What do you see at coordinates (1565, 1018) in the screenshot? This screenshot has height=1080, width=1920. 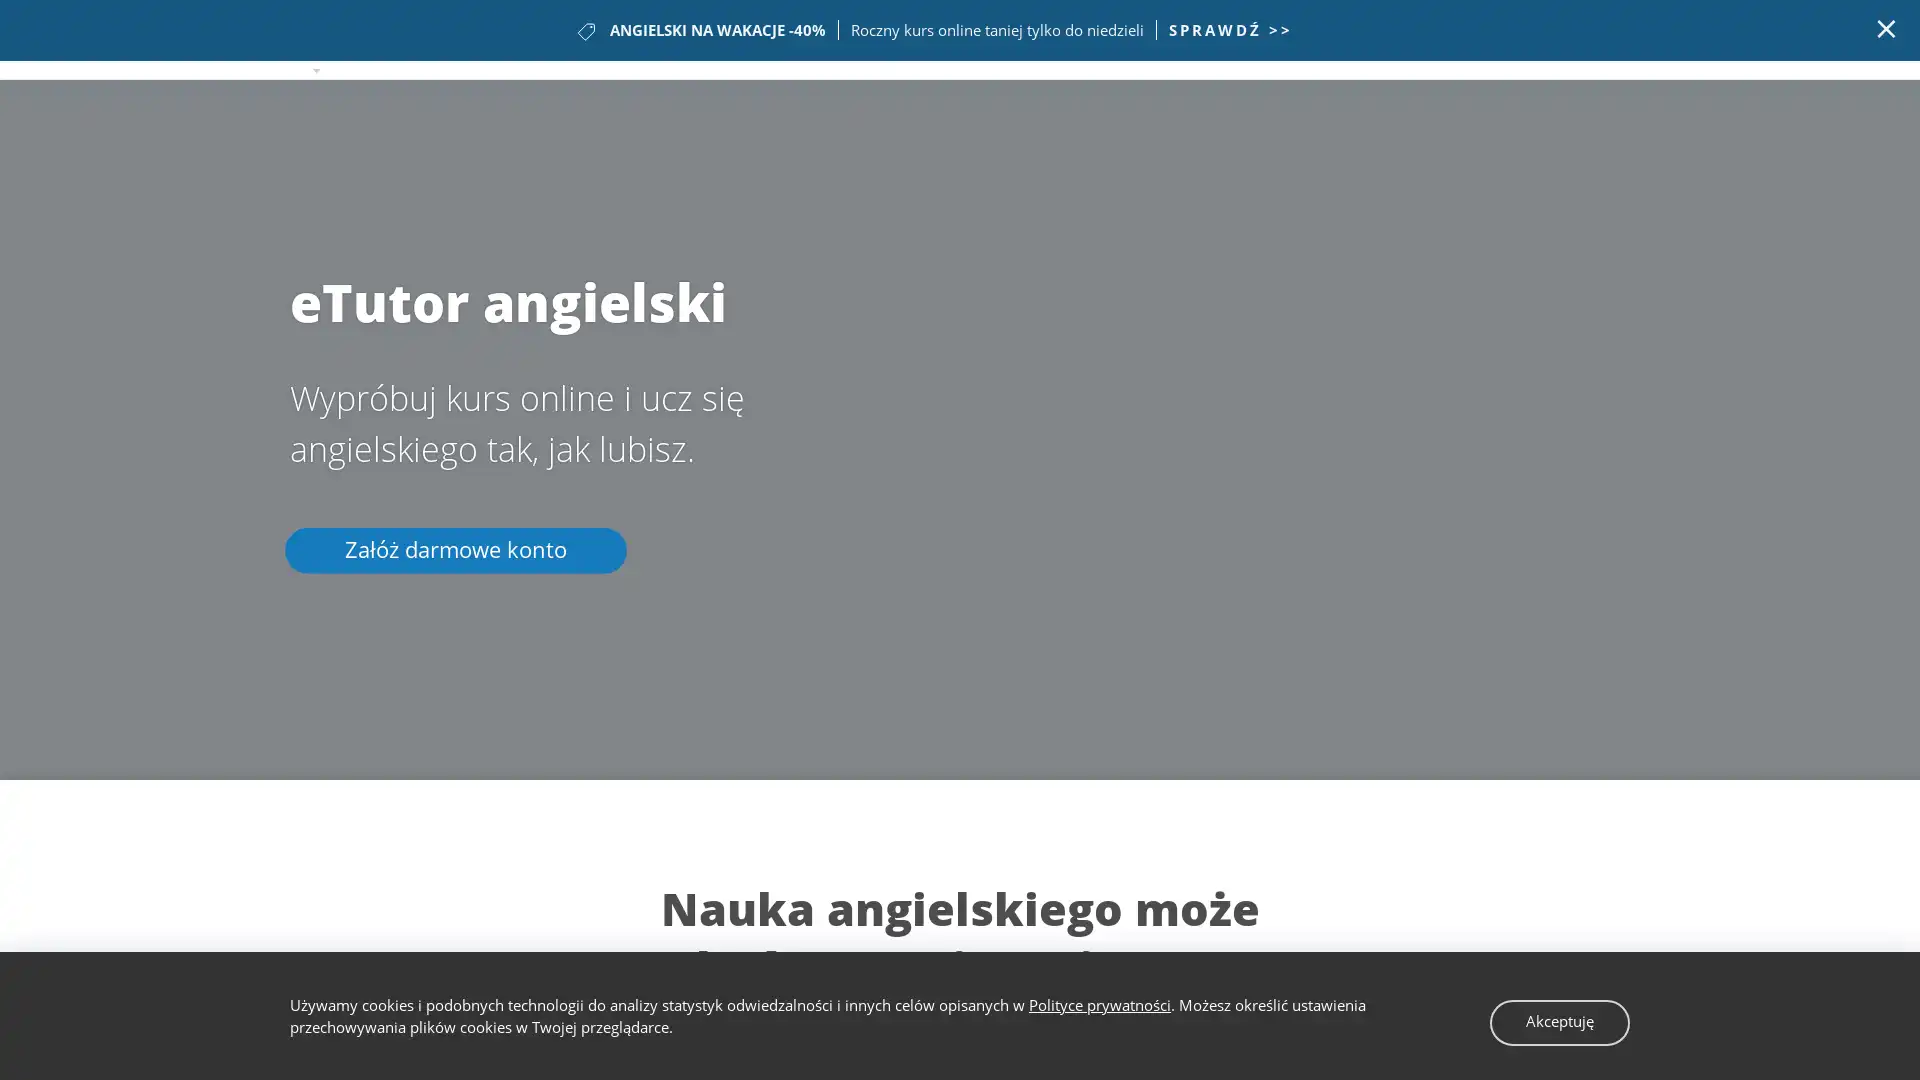 I see `Akceptuje` at bounding box center [1565, 1018].